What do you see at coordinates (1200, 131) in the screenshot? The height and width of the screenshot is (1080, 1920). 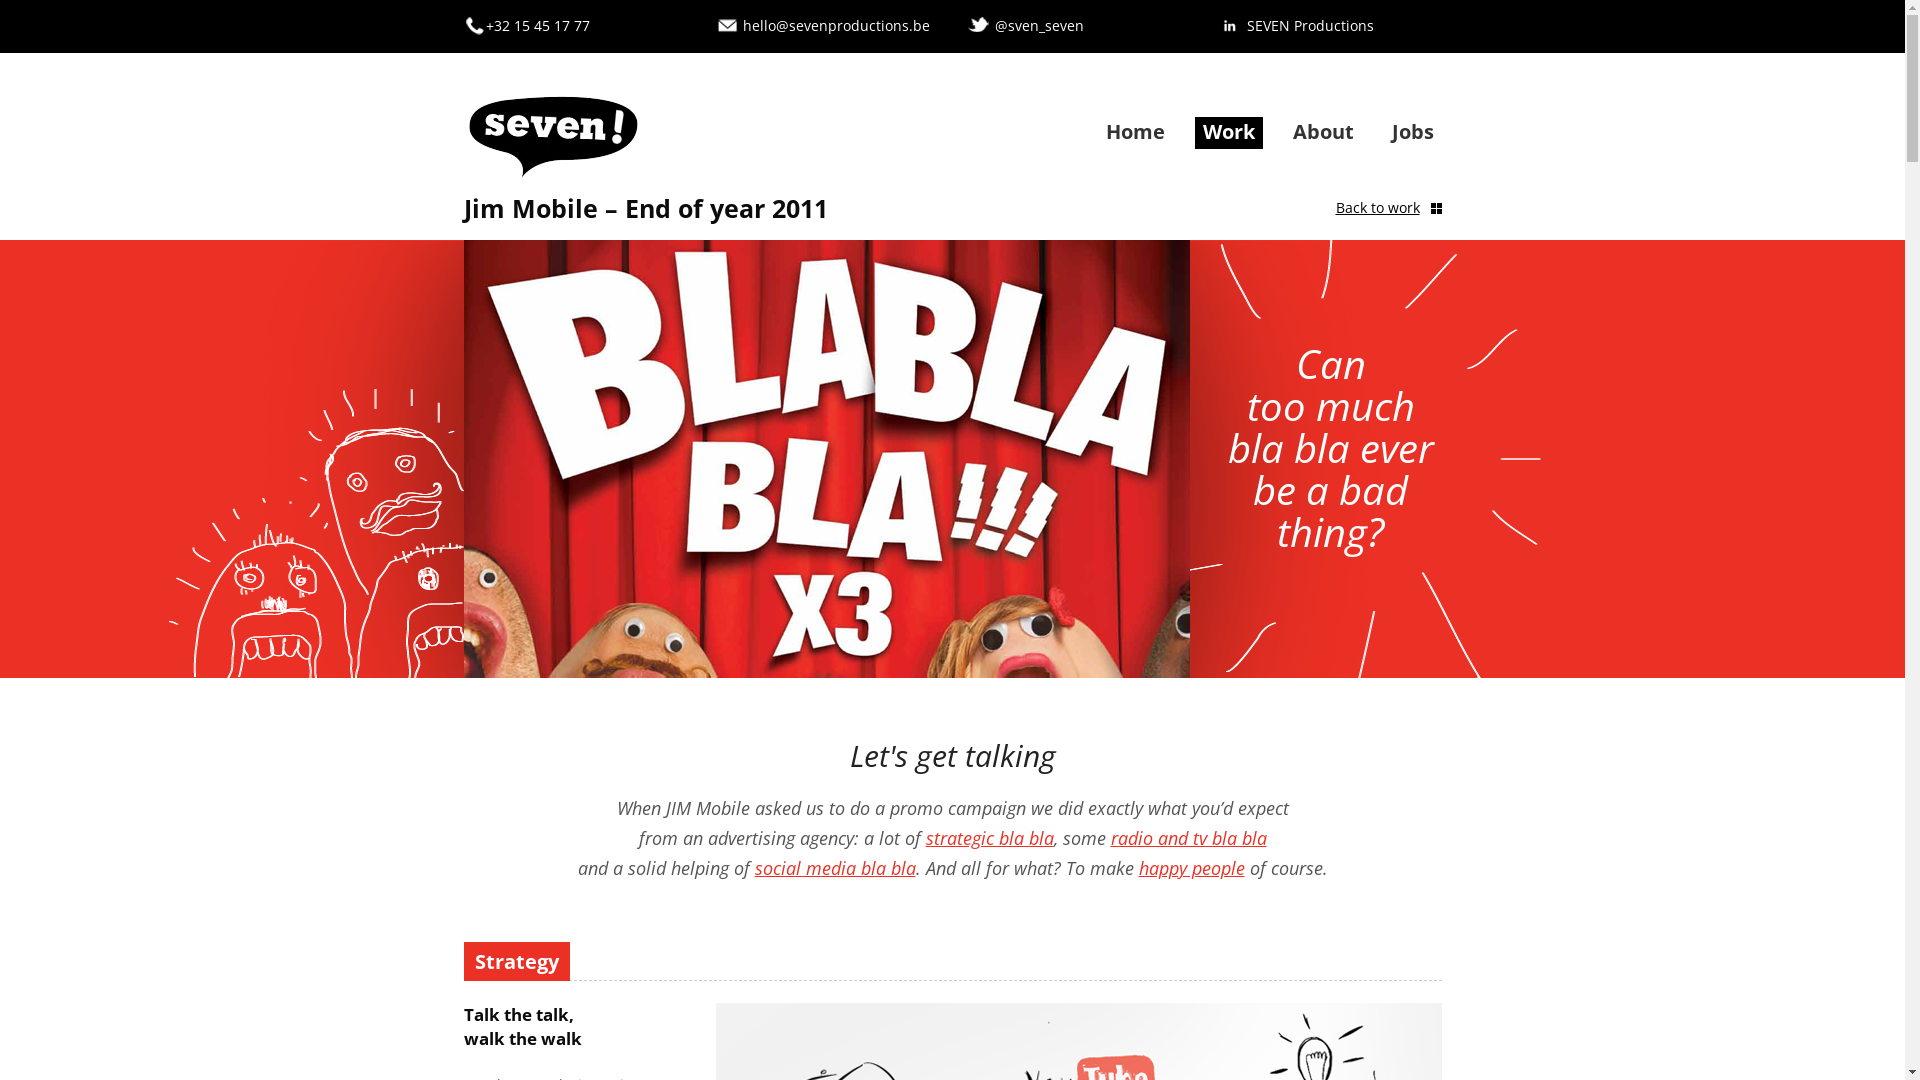 I see `'Work'` at bounding box center [1200, 131].